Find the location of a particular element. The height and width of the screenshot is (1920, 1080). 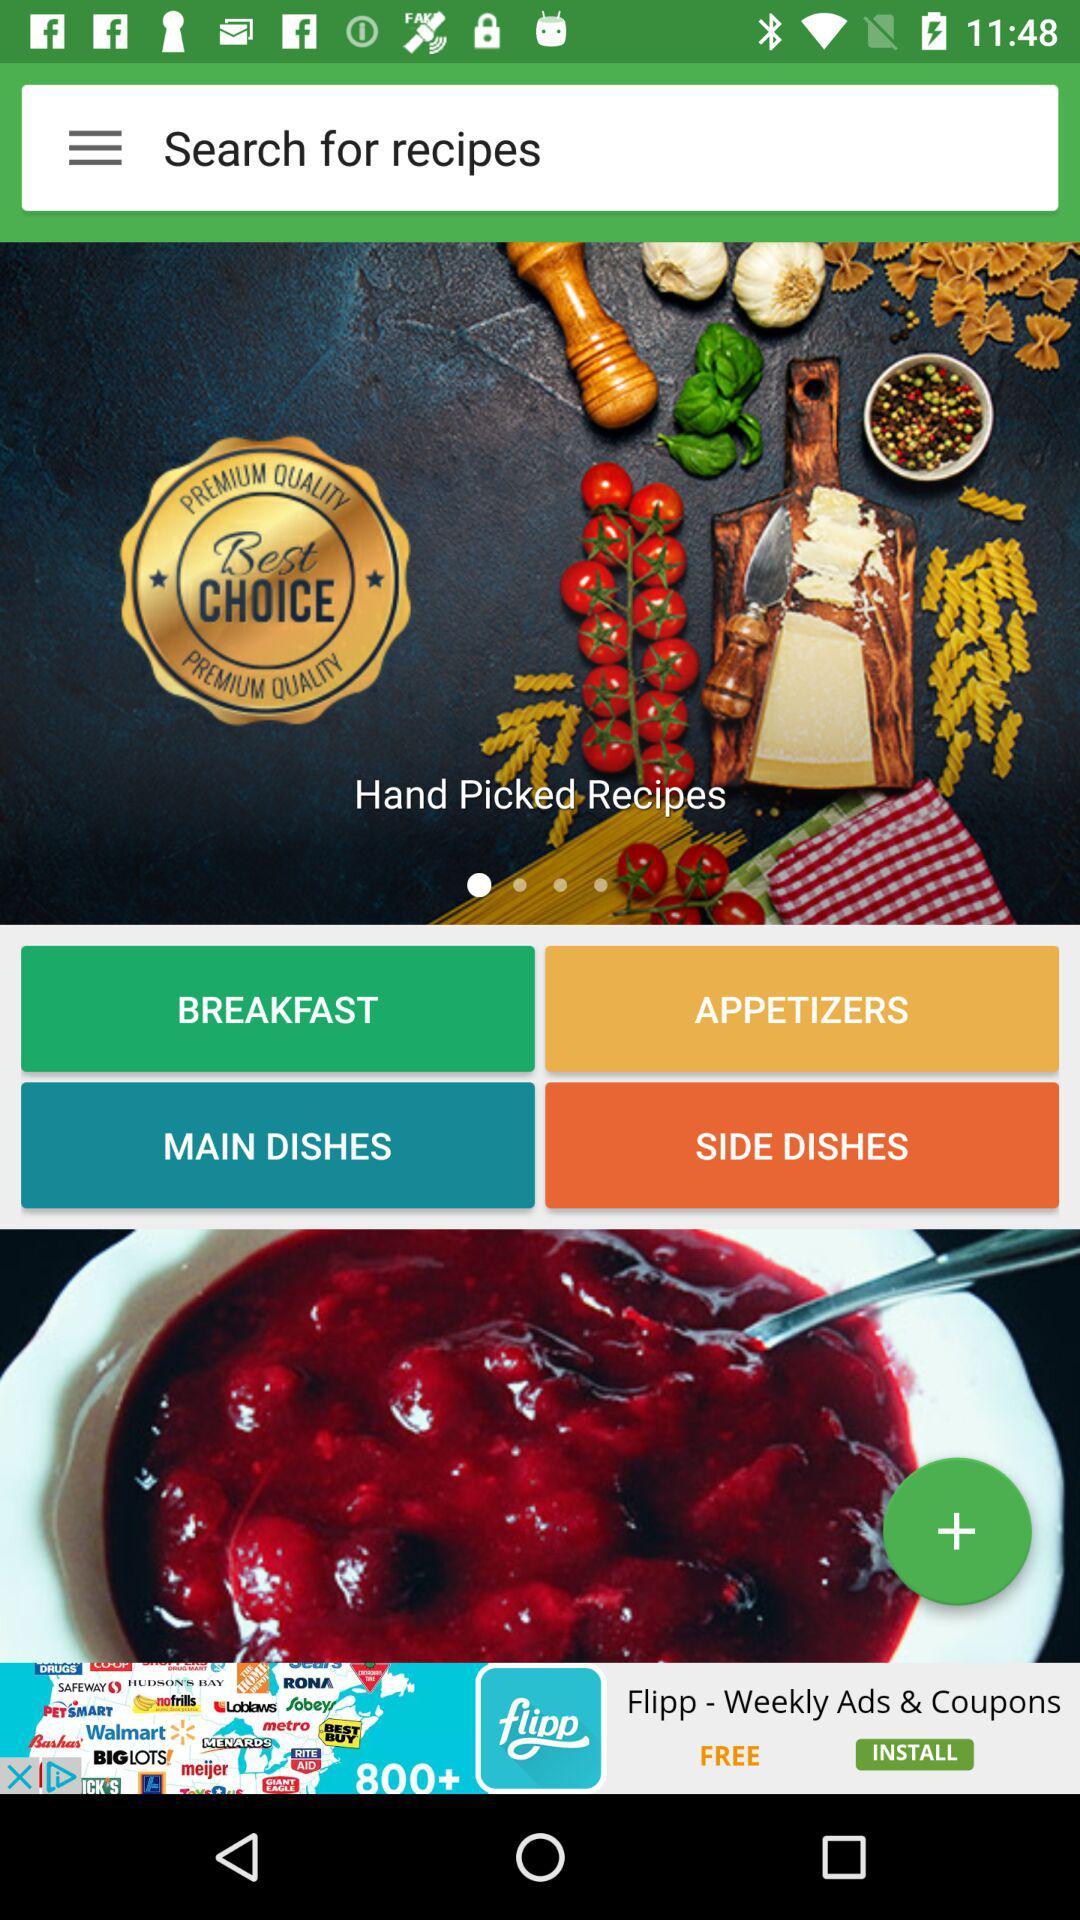

the appetizers button on the web page is located at coordinates (801, 1008).